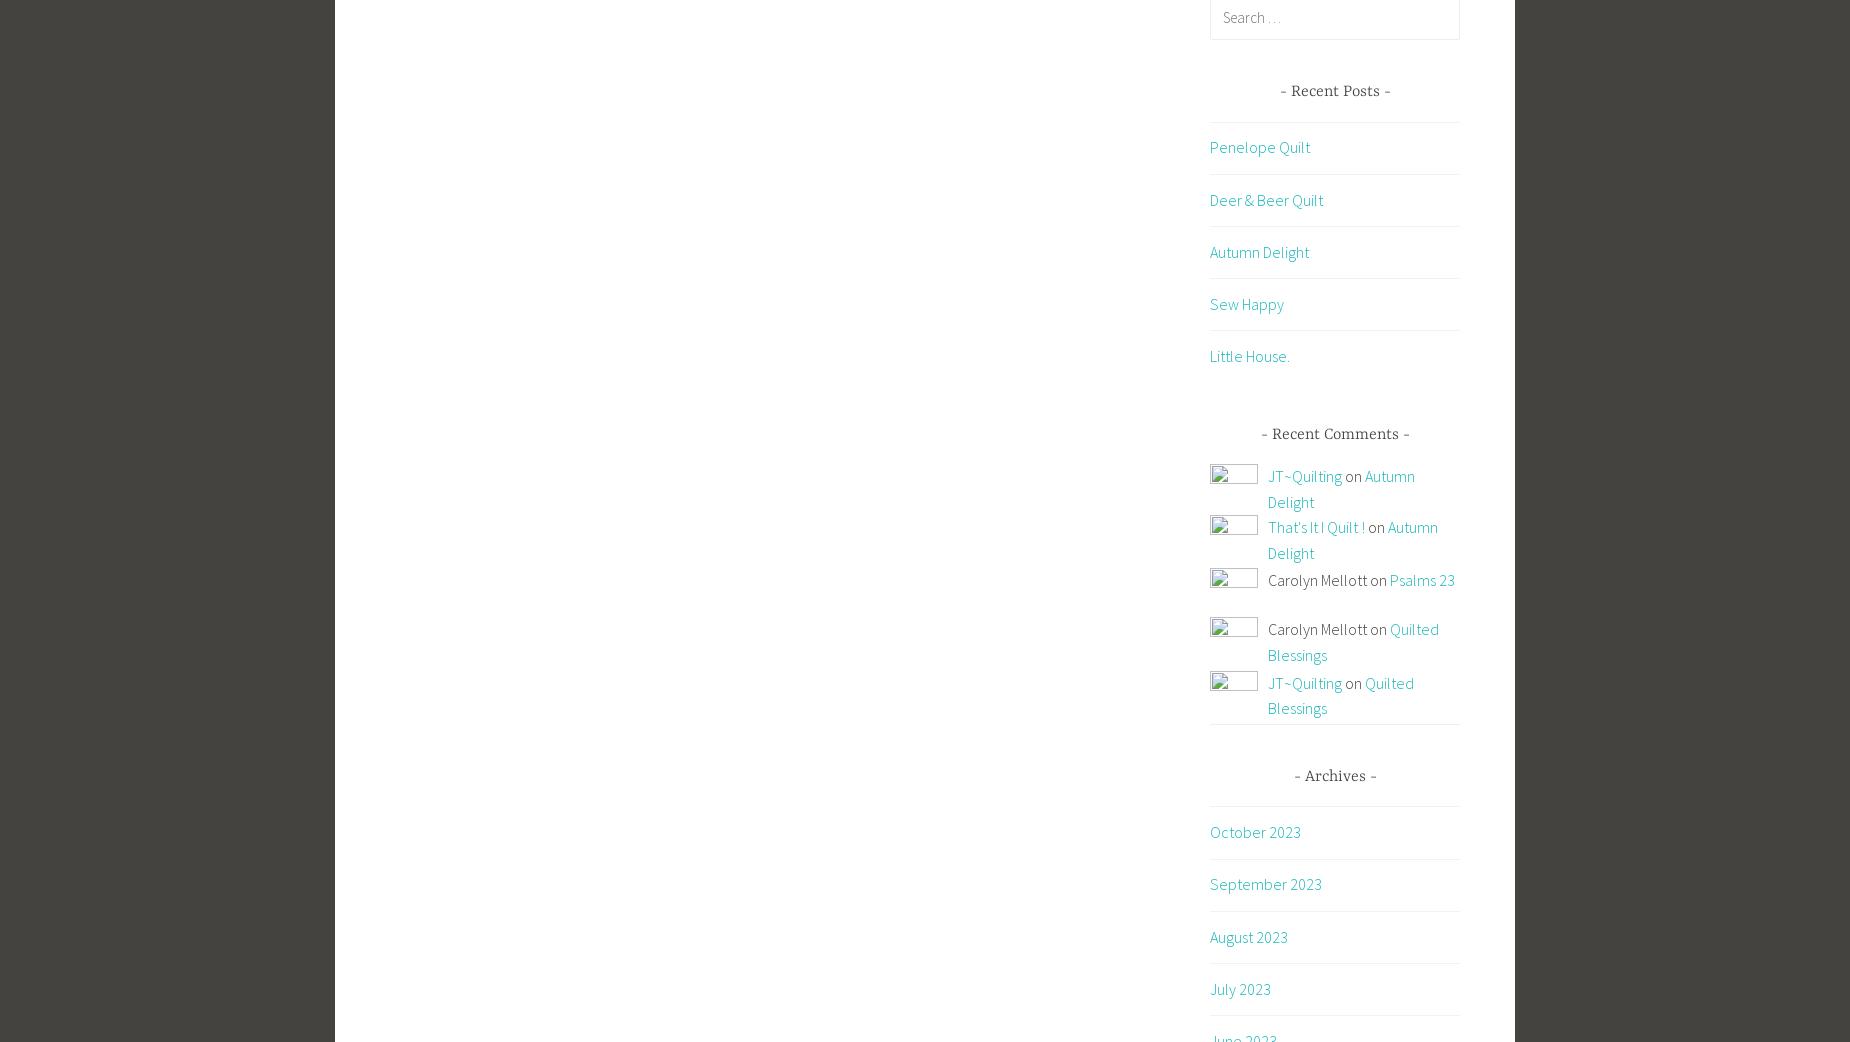 This screenshot has height=1042, width=1850. Describe the element at coordinates (1209, 355) in the screenshot. I see `'Little House.'` at that location.